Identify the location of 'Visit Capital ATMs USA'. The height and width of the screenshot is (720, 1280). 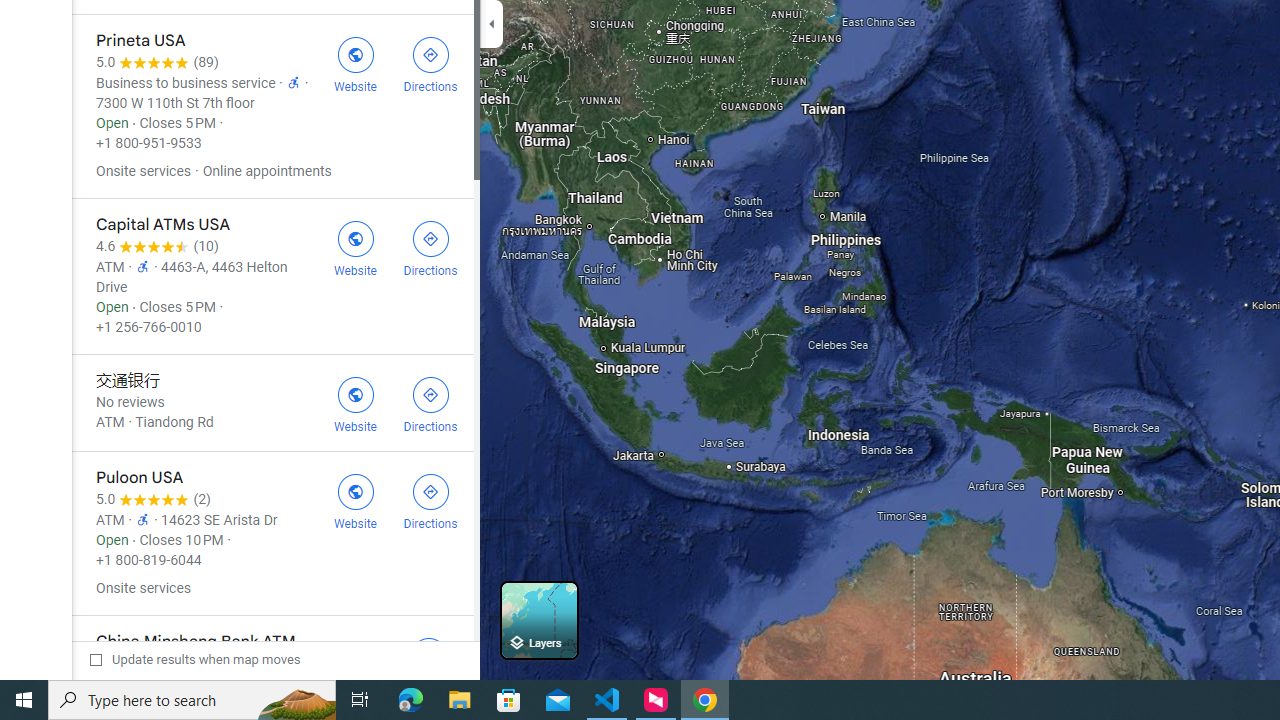
(355, 246).